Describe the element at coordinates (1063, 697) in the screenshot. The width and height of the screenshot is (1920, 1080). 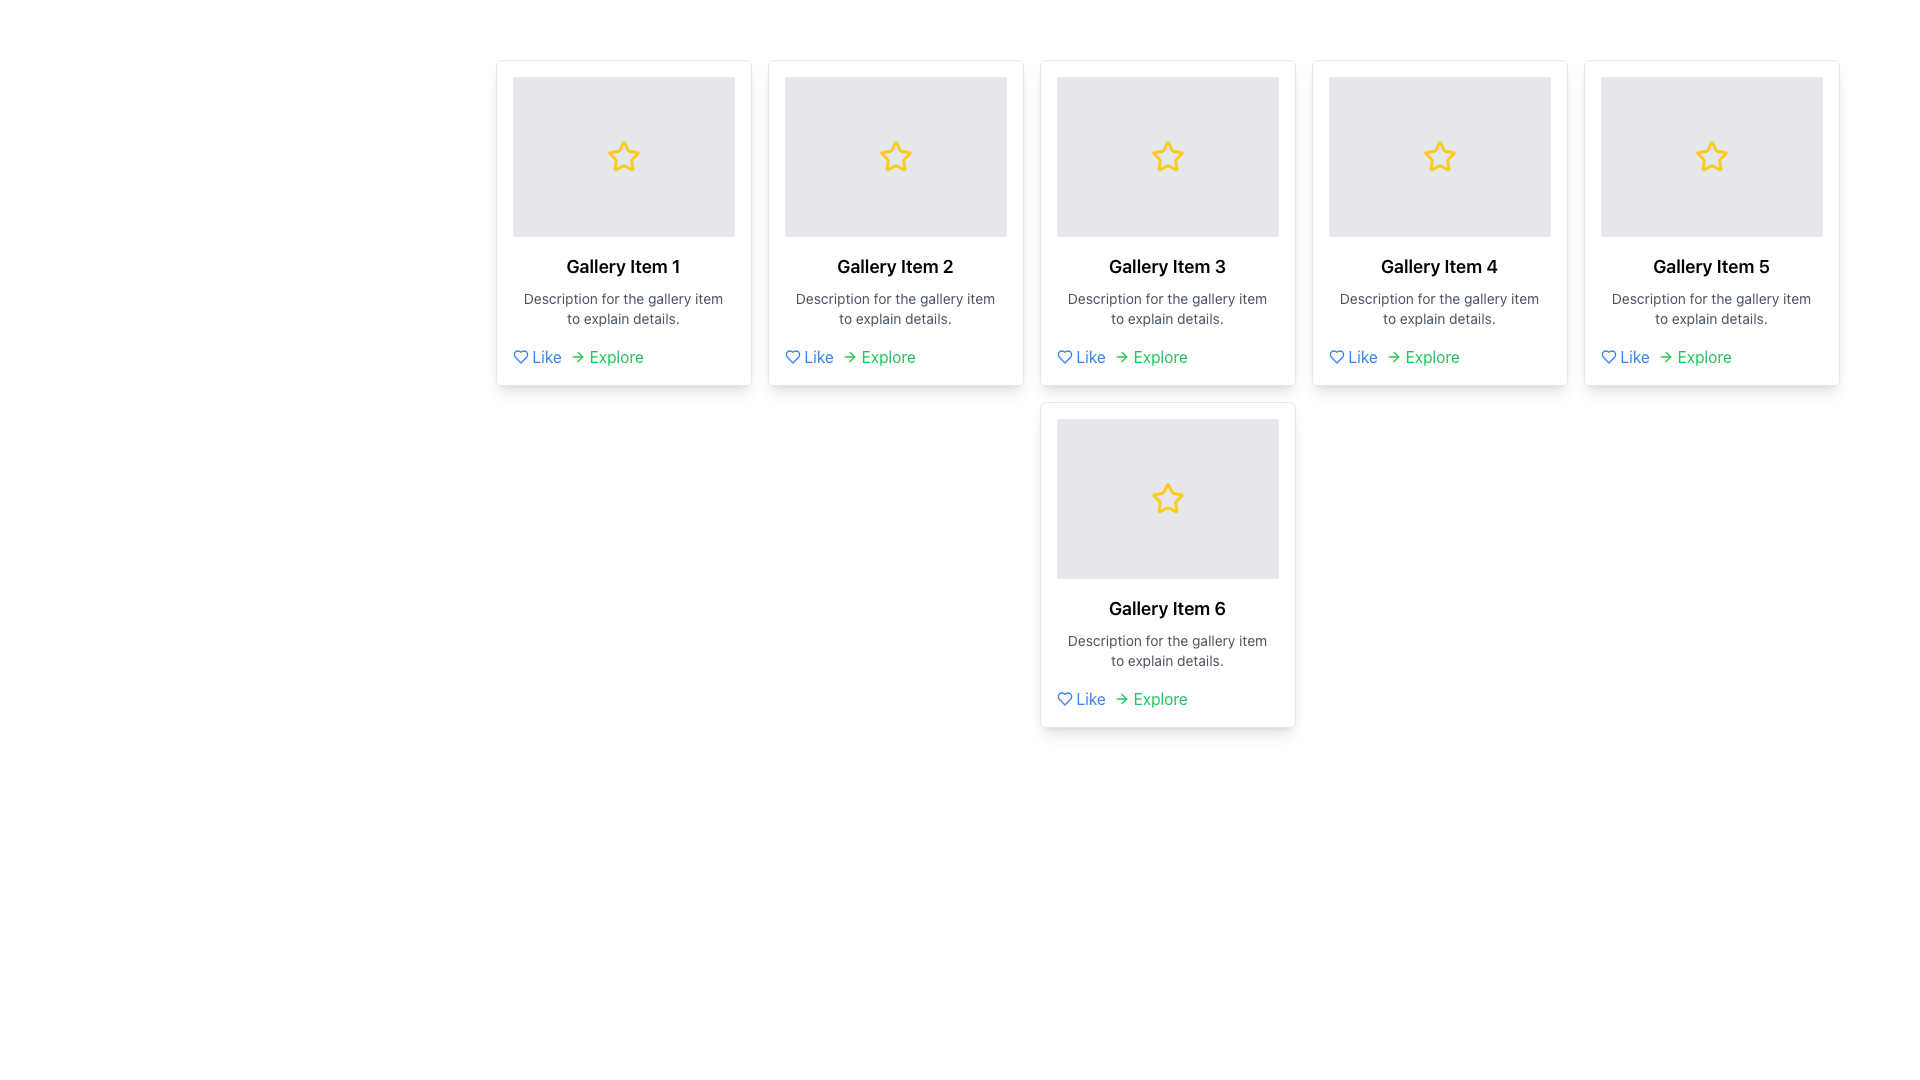
I see `the heart-shaped icon with a blue outline located in the 'Gallery Item 6' section` at that location.